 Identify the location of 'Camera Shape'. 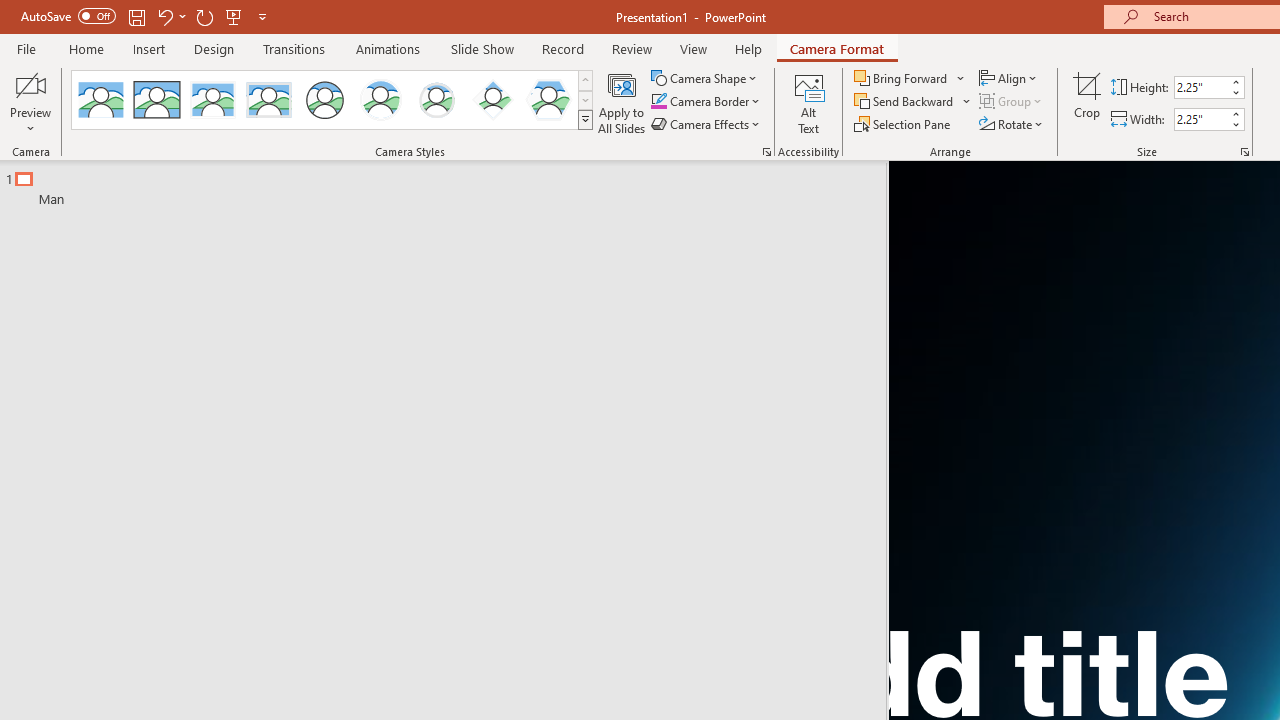
(705, 77).